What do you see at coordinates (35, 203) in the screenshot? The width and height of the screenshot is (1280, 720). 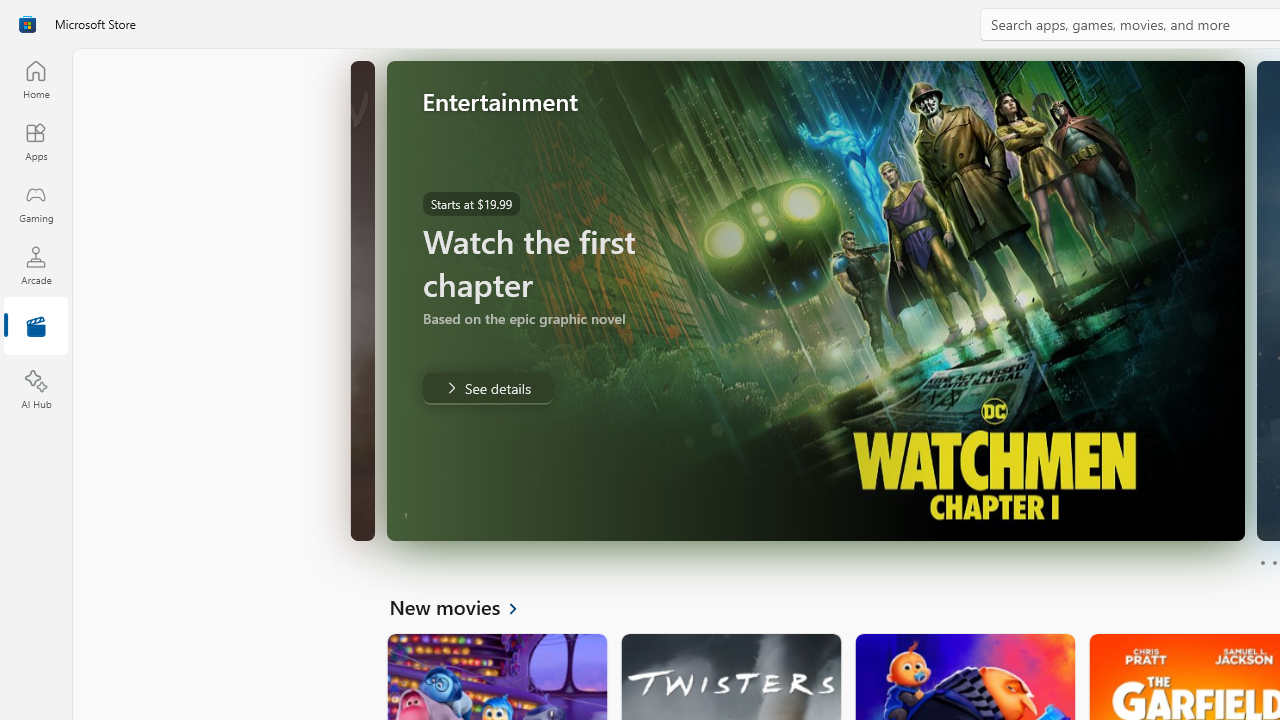 I see `'Gaming'` at bounding box center [35, 203].